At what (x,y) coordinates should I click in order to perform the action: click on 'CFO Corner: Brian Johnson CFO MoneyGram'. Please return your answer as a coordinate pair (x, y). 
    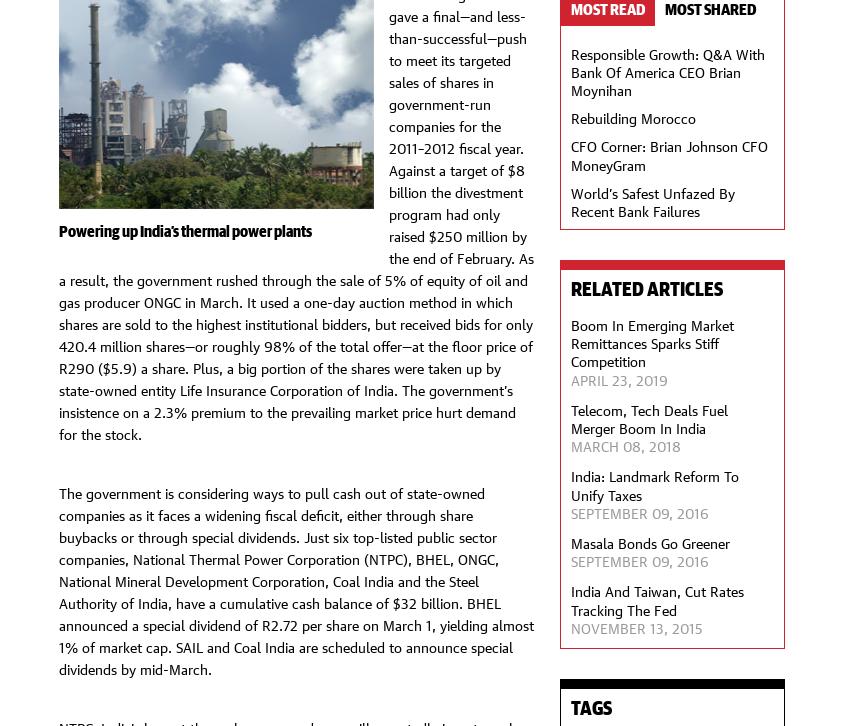
    Looking at the image, I should click on (570, 153).